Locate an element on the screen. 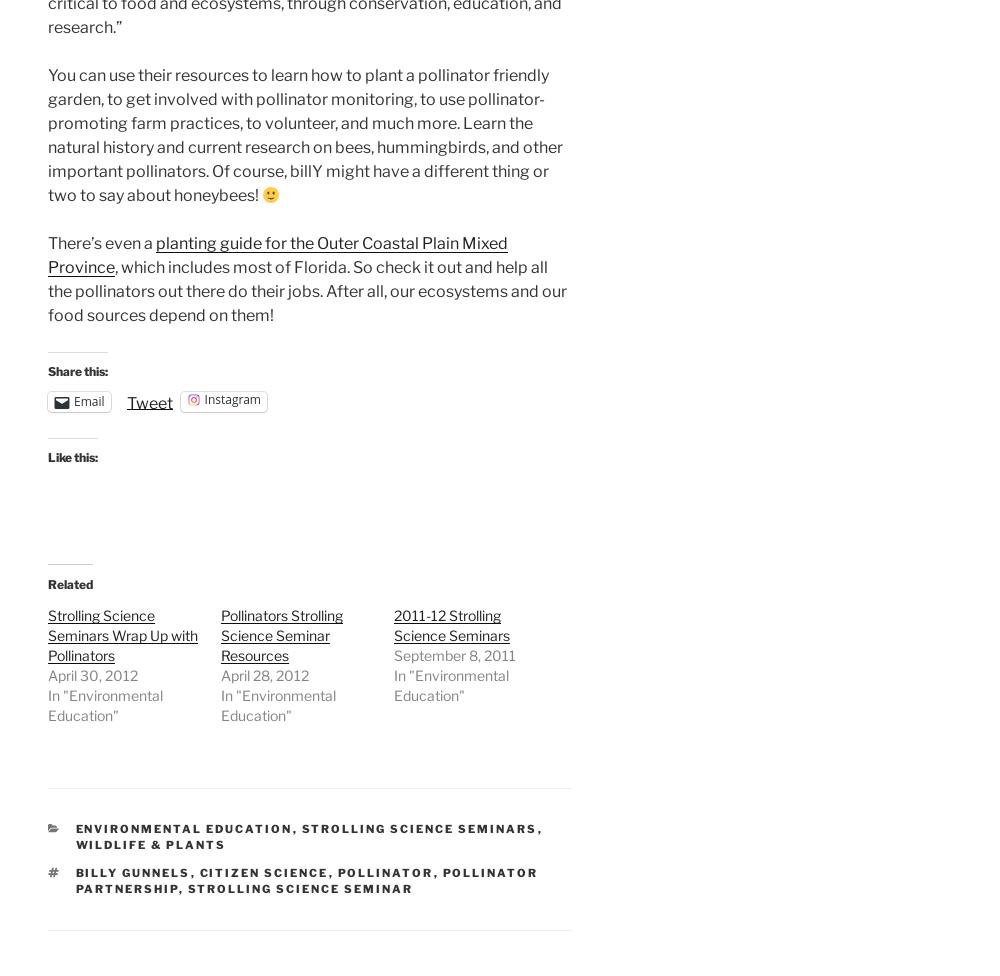 The width and height of the screenshot is (1000, 976). 'Wildlife & Plants' is located at coordinates (150, 845).